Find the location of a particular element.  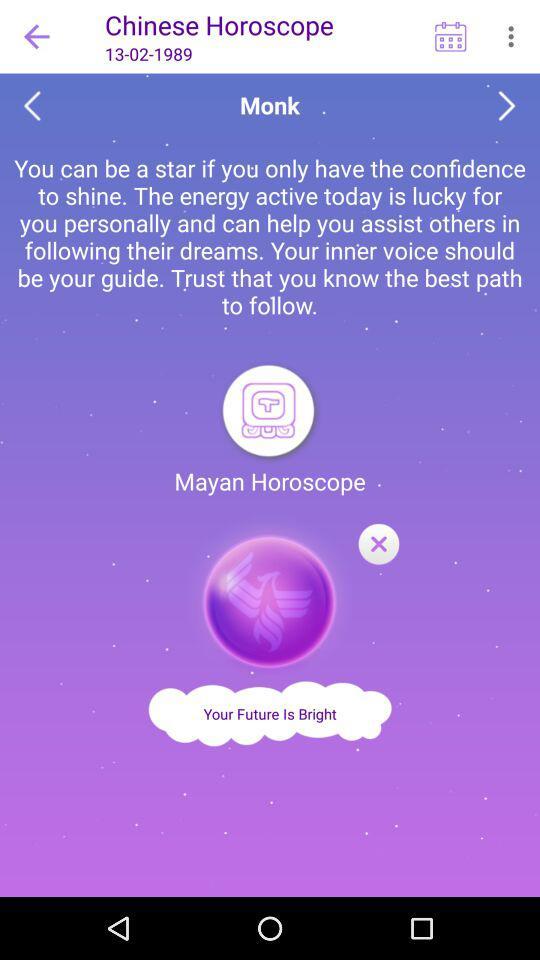

symbol is located at coordinates (270, 595).